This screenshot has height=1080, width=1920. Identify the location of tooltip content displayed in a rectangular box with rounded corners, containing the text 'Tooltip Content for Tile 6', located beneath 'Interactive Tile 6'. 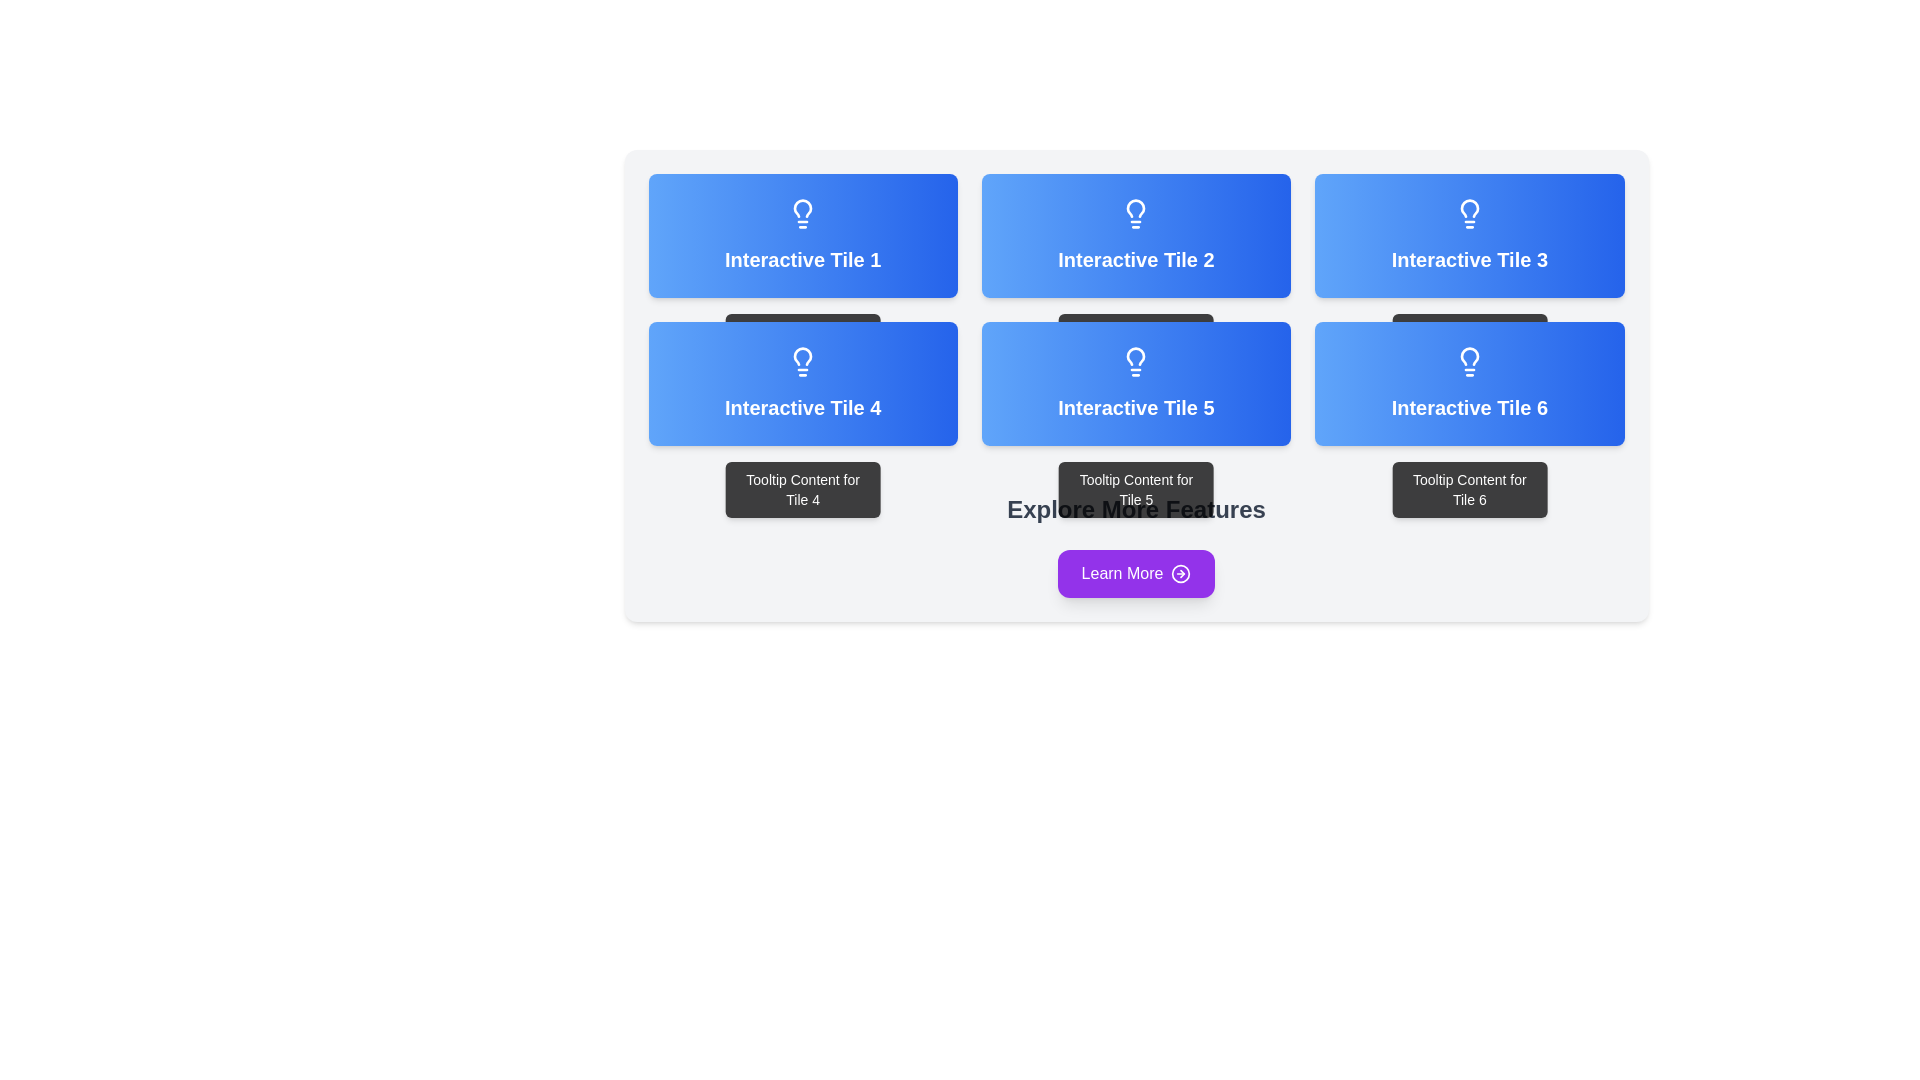
(1469, 489).